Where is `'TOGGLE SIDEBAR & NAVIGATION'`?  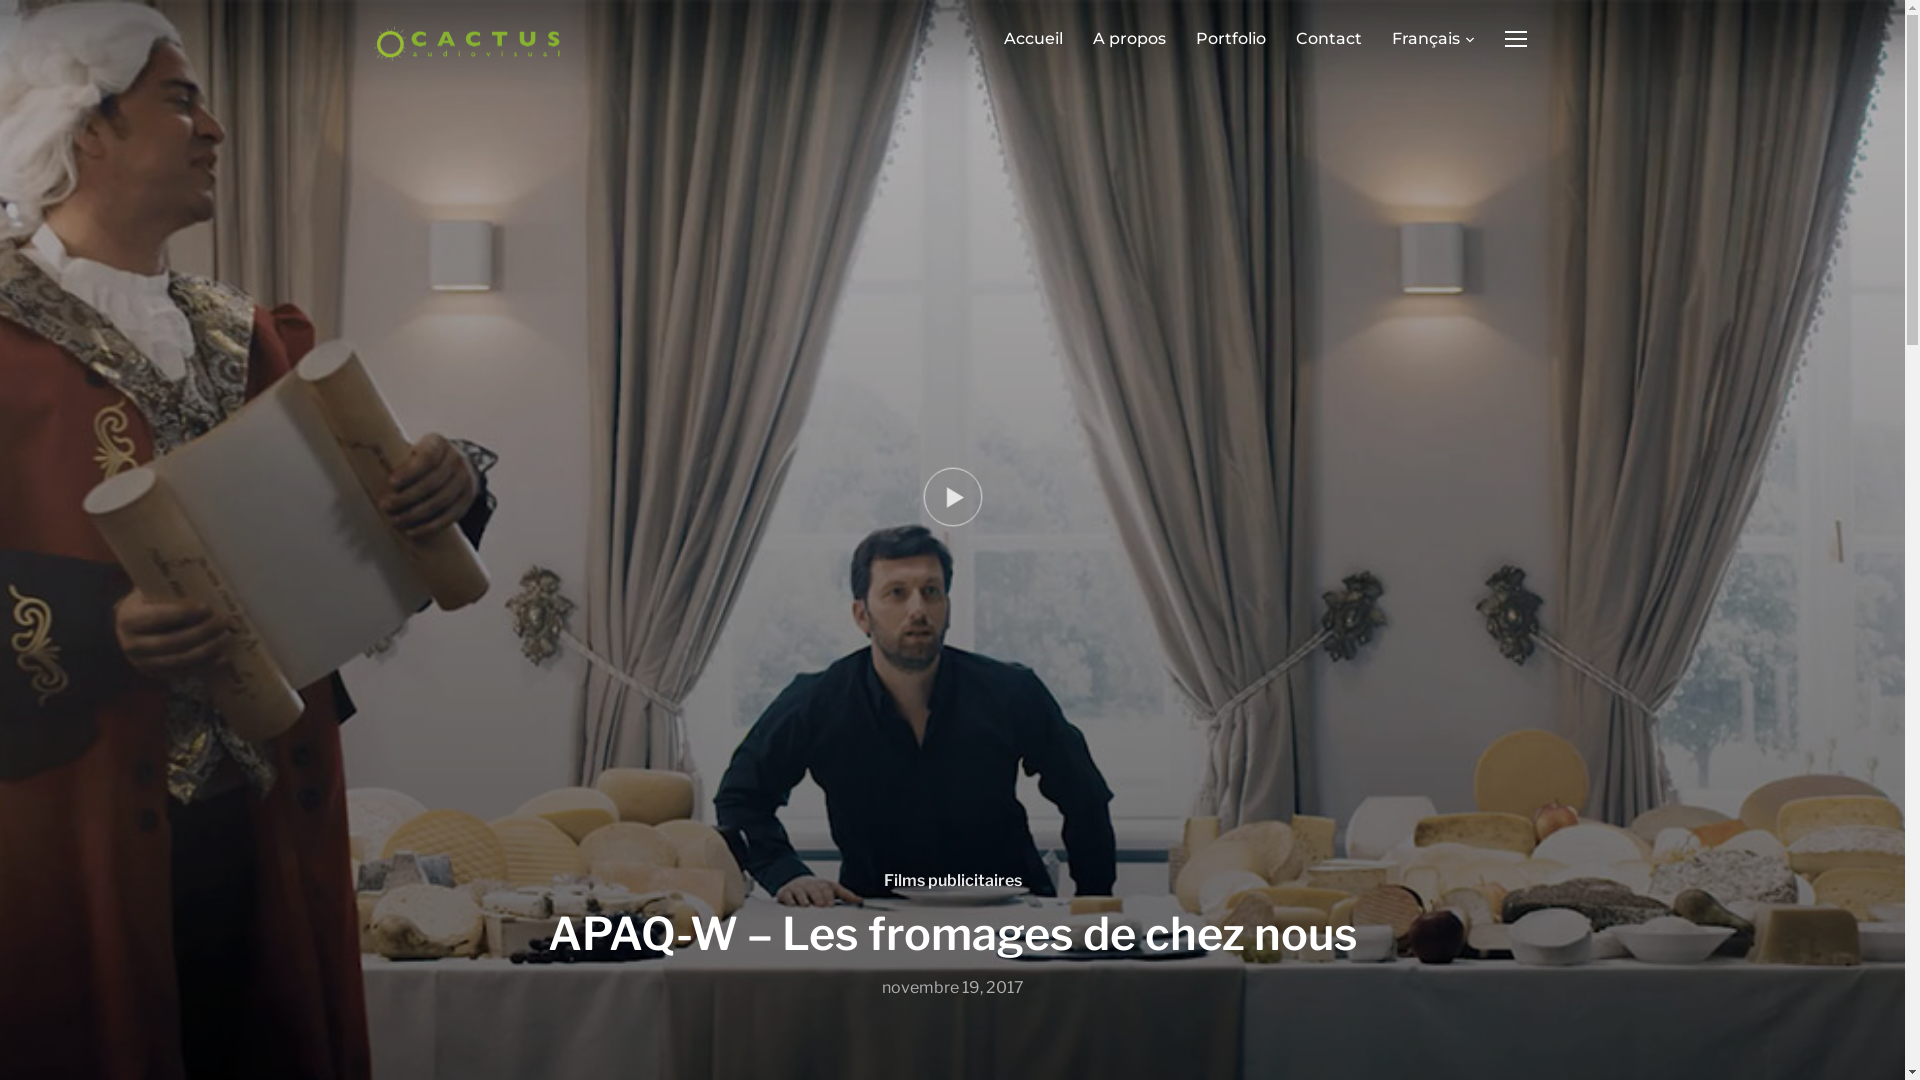
'TOGGLE SIDEBAR & NAVIGATION' is located at coordinates (1516, 38).